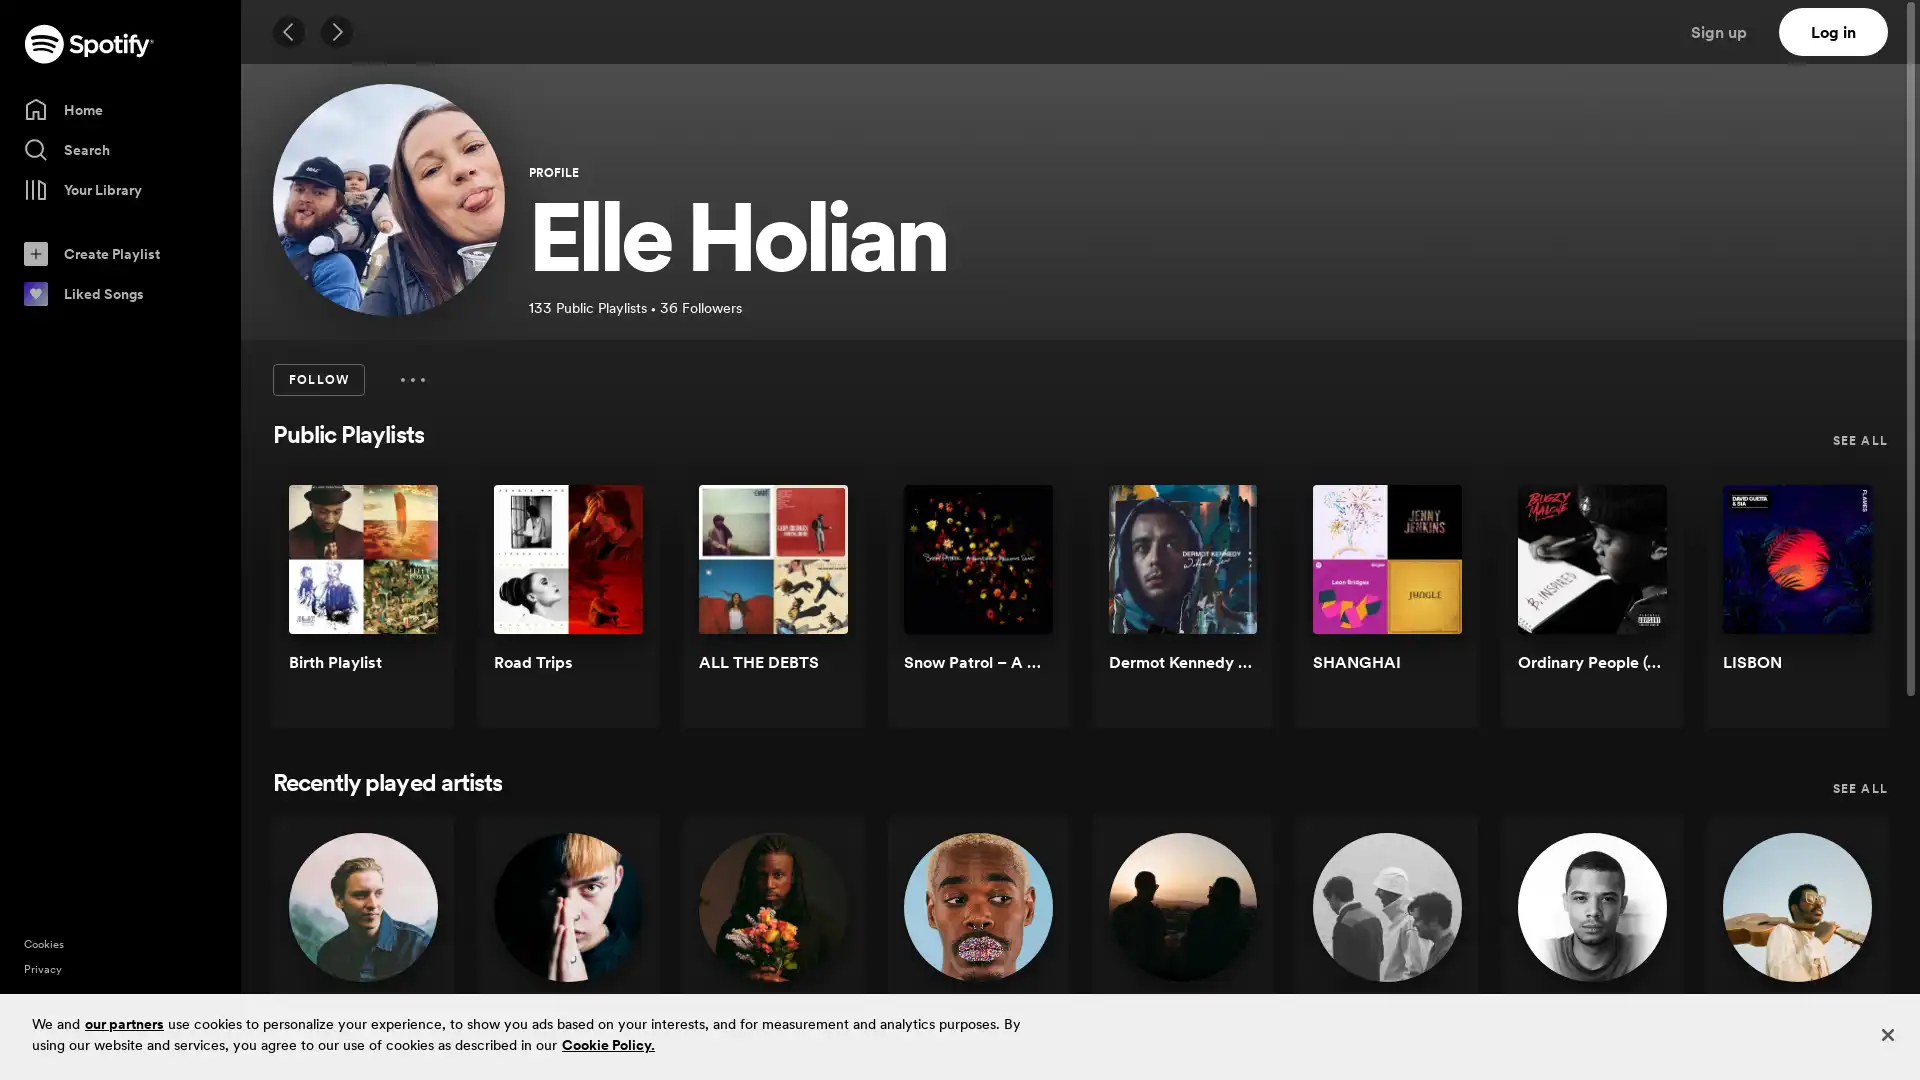  Describe the element at coordinates (815, 608) in the screenshot. I see `Play ALL THE DEBTS` at that location.